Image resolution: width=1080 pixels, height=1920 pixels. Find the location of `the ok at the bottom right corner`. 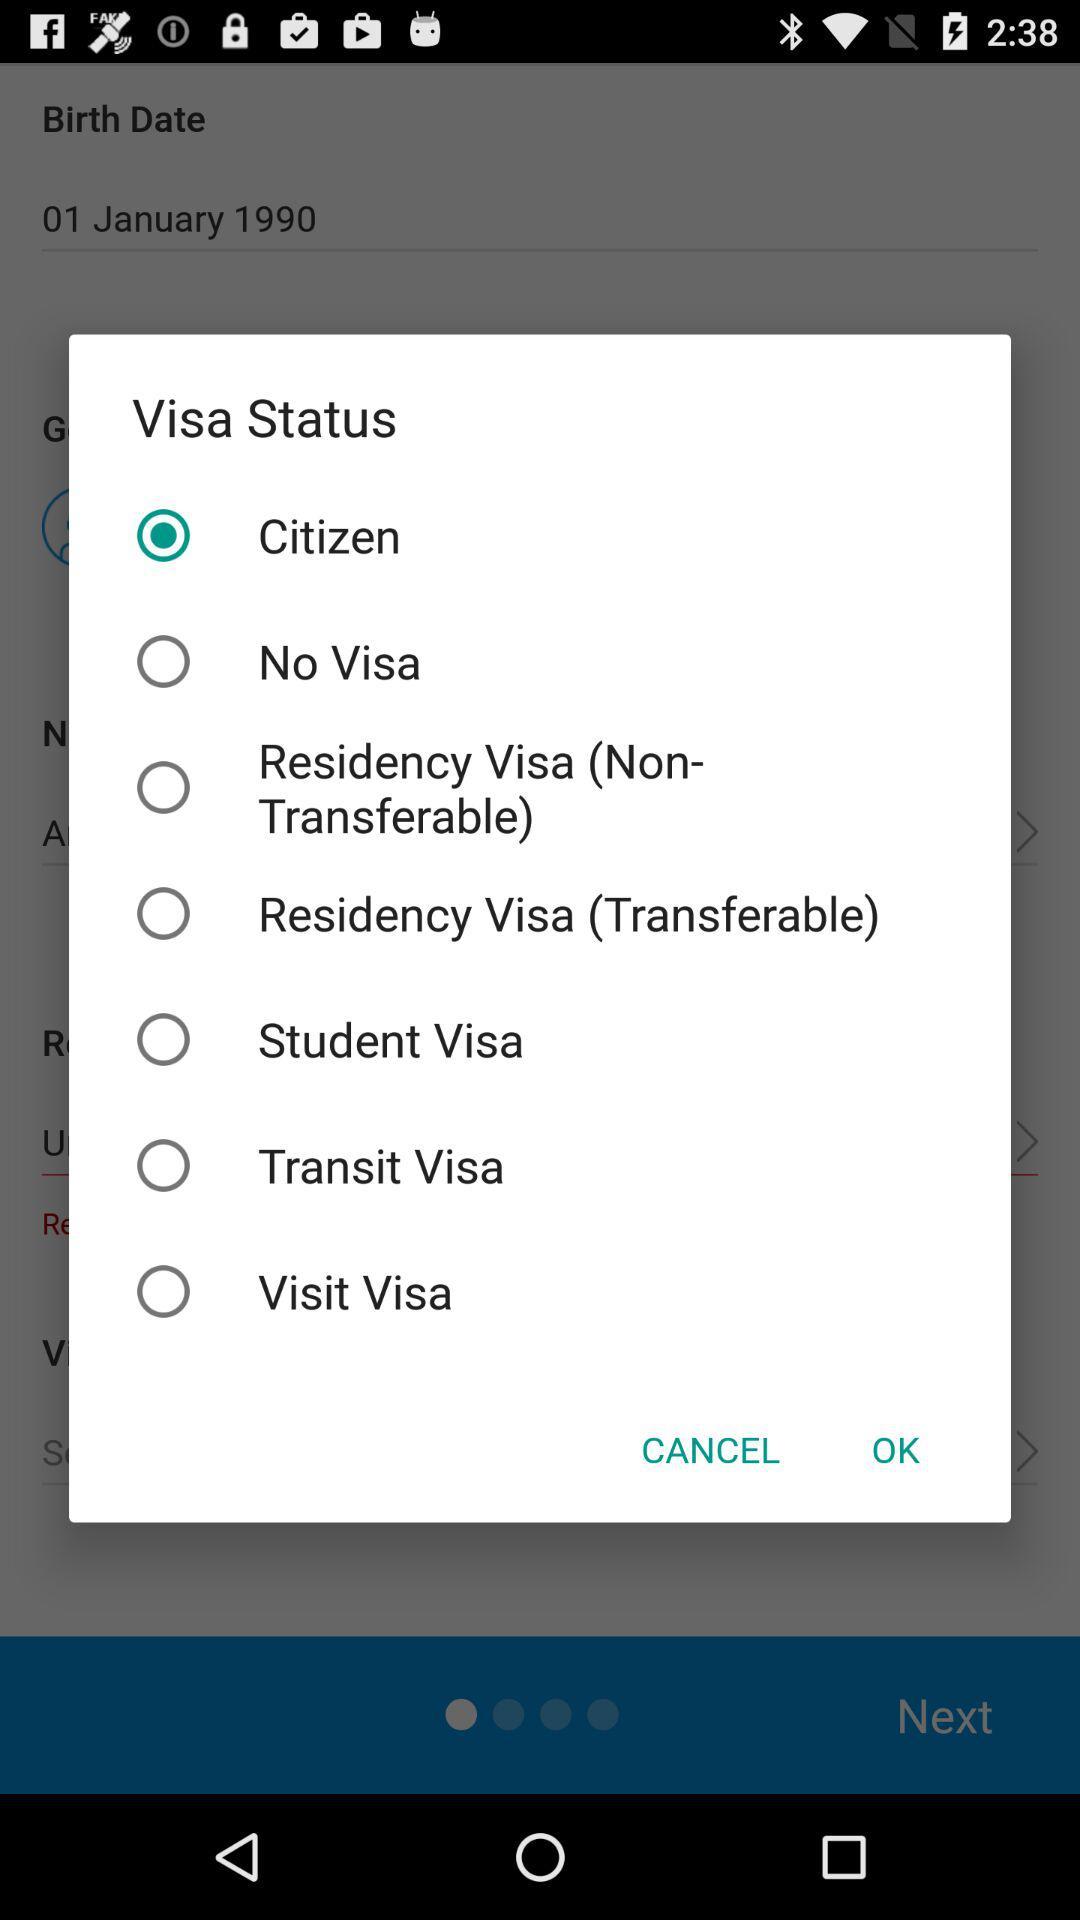

the ok at the bottom right corner is located at coordinates (894, 1449).